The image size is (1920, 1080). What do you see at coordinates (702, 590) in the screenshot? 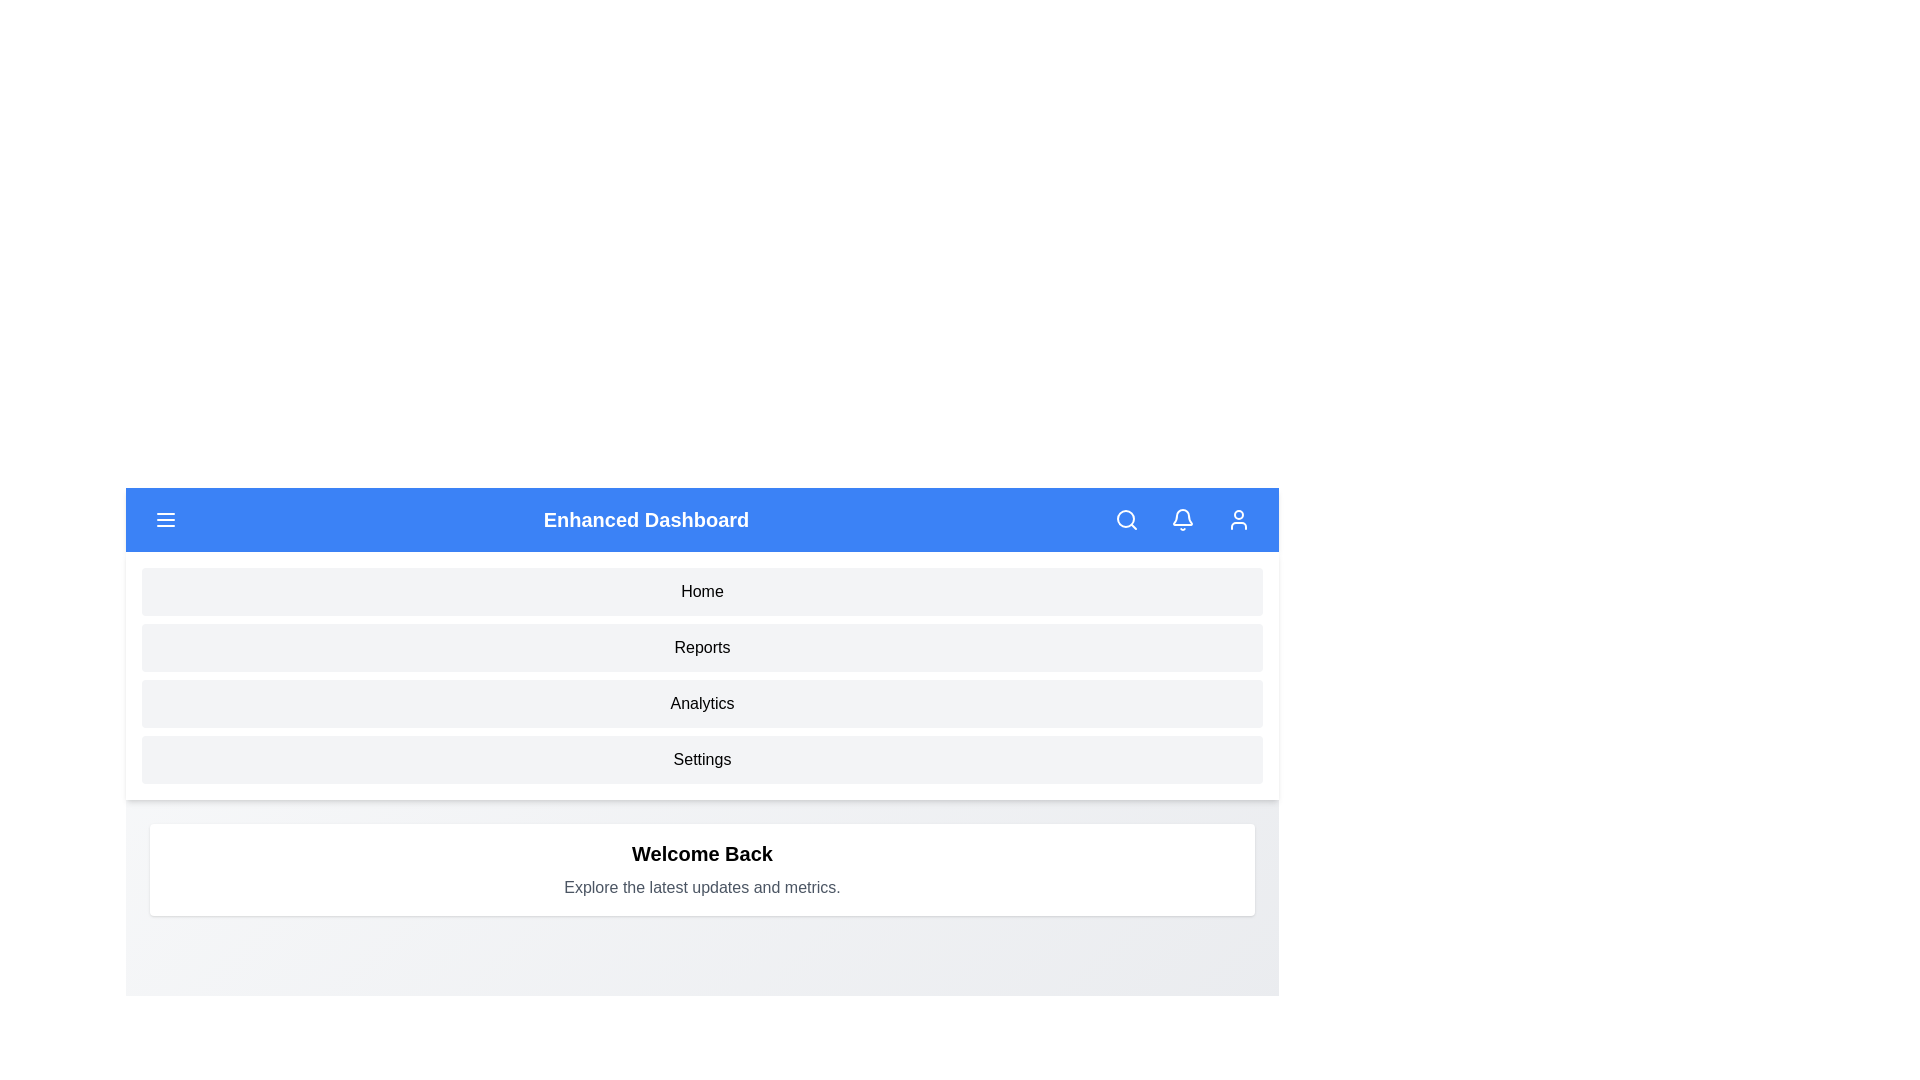
I see `the menu item Home to navigate to its section` at bounding box center [702, 590].